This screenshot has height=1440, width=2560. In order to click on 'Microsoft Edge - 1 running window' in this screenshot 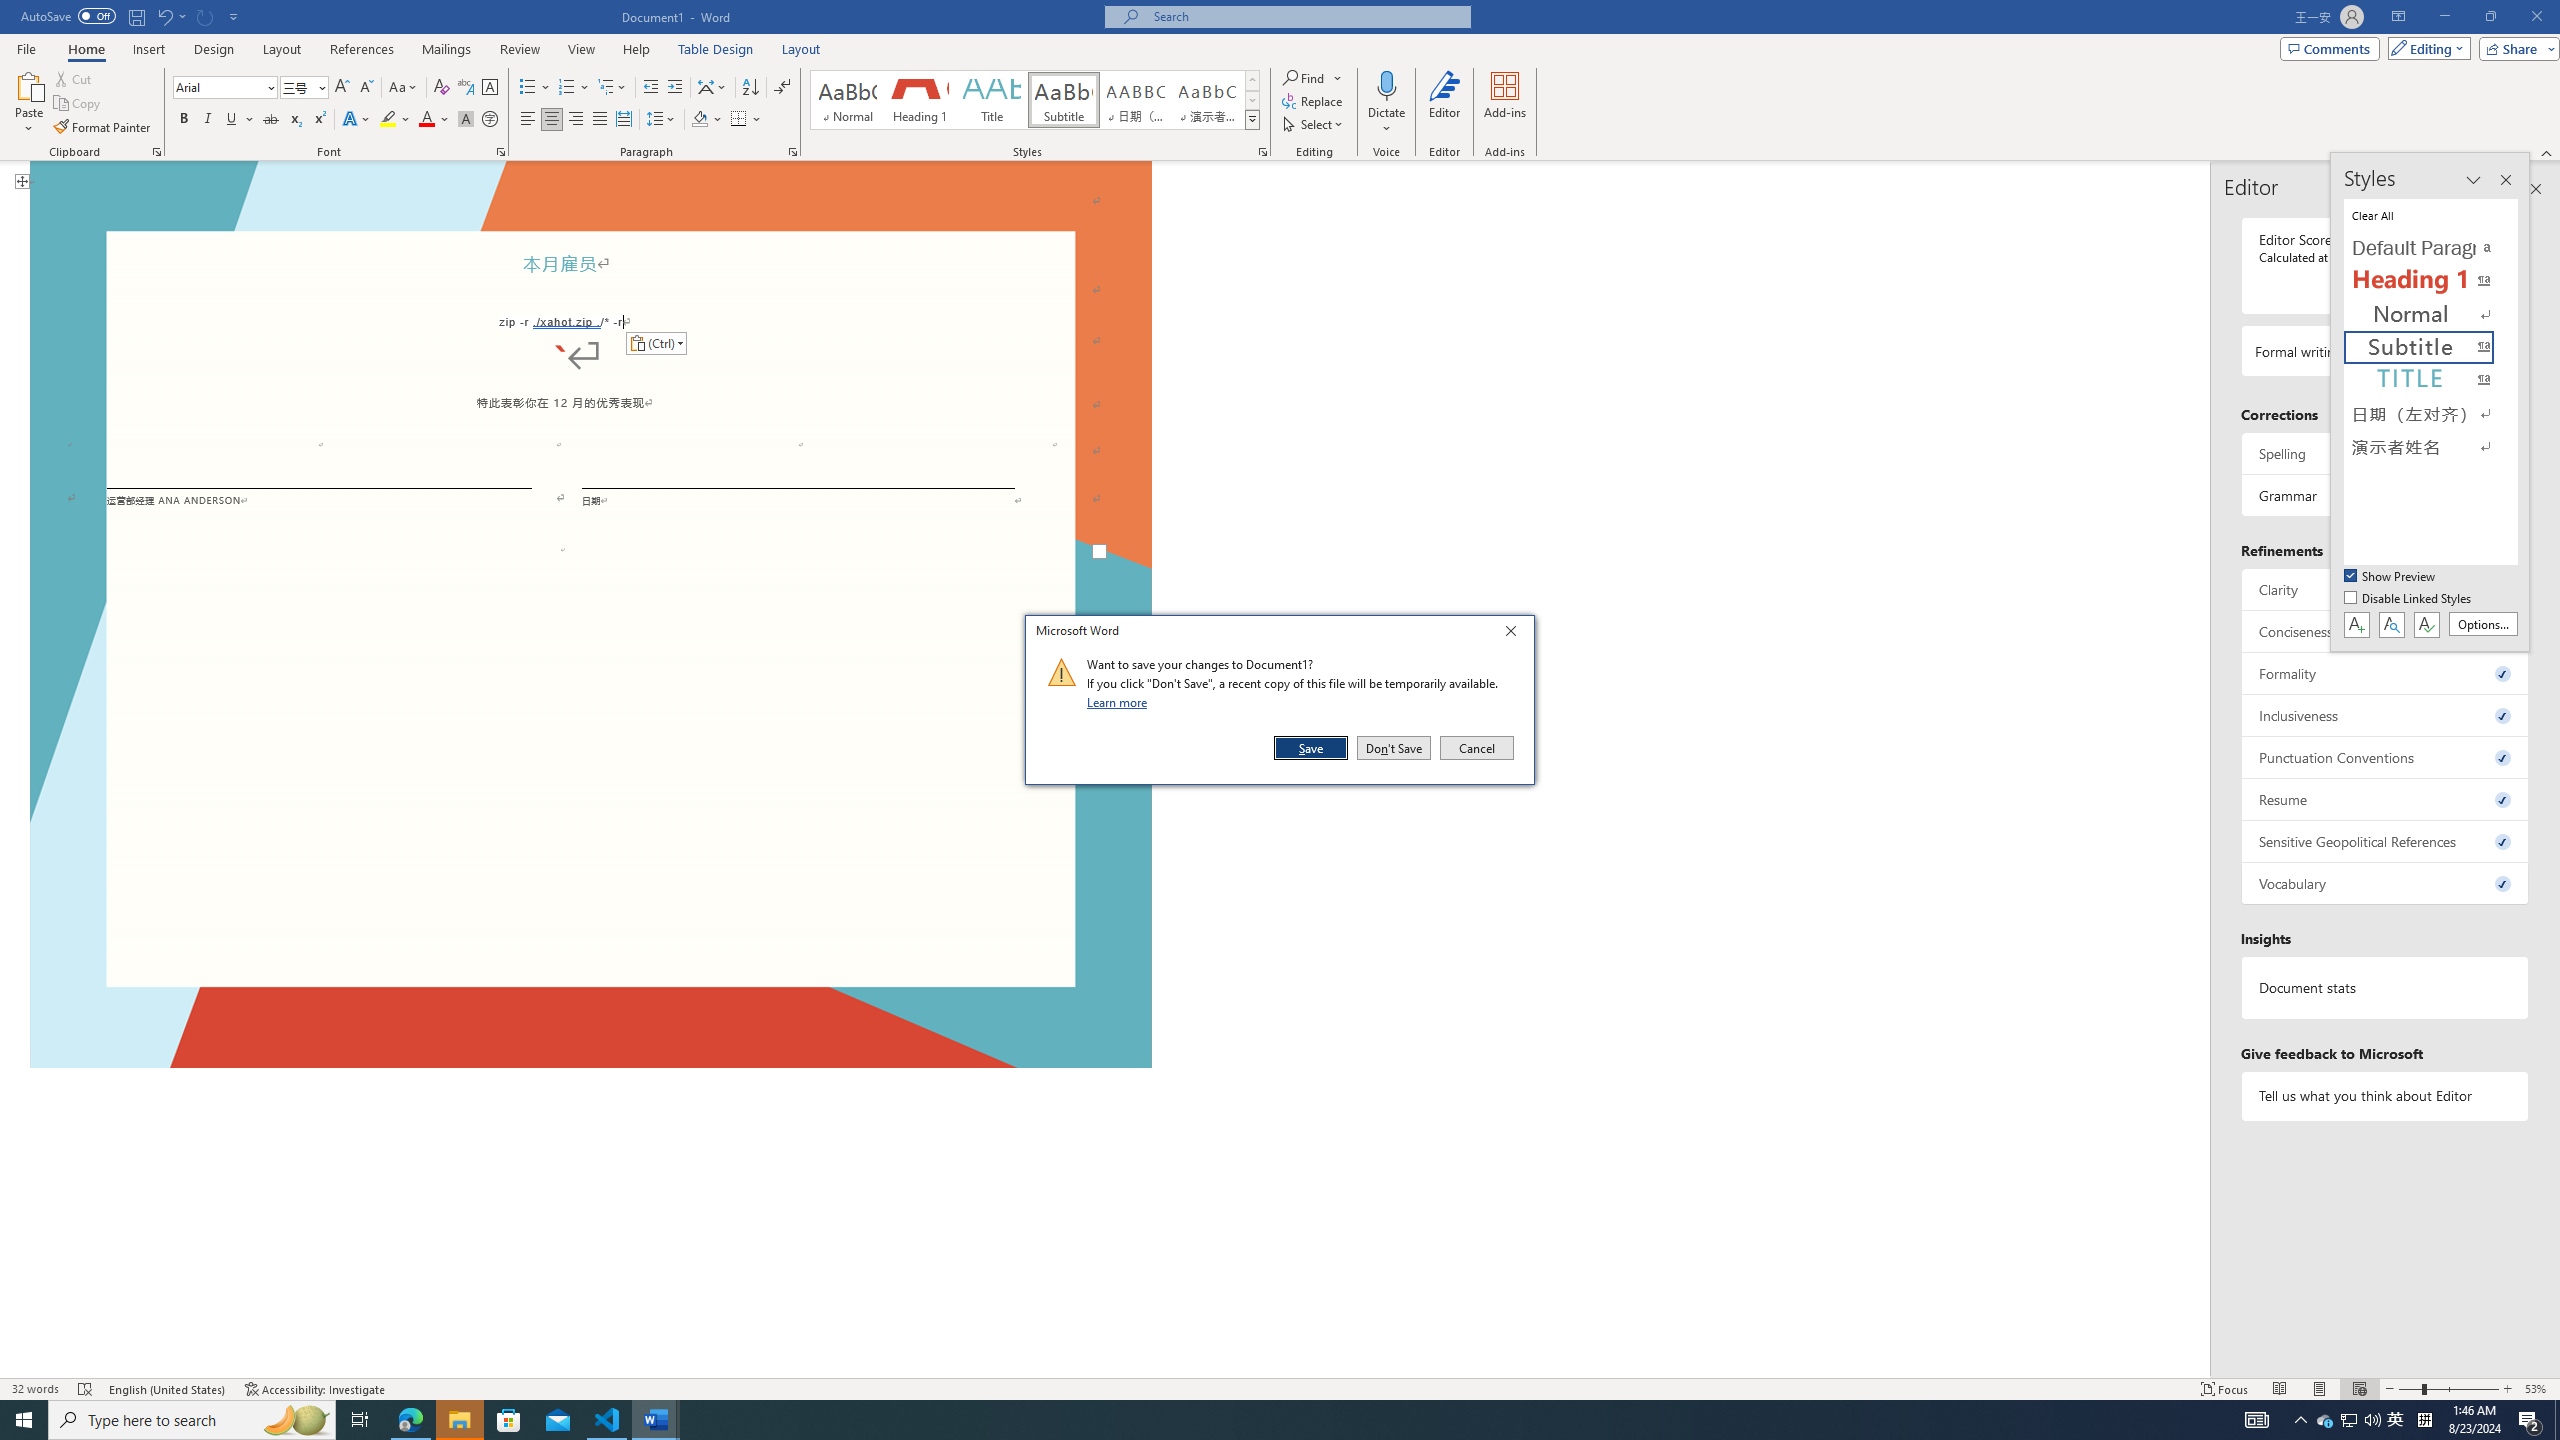, I will do `click(409, 1418)`.